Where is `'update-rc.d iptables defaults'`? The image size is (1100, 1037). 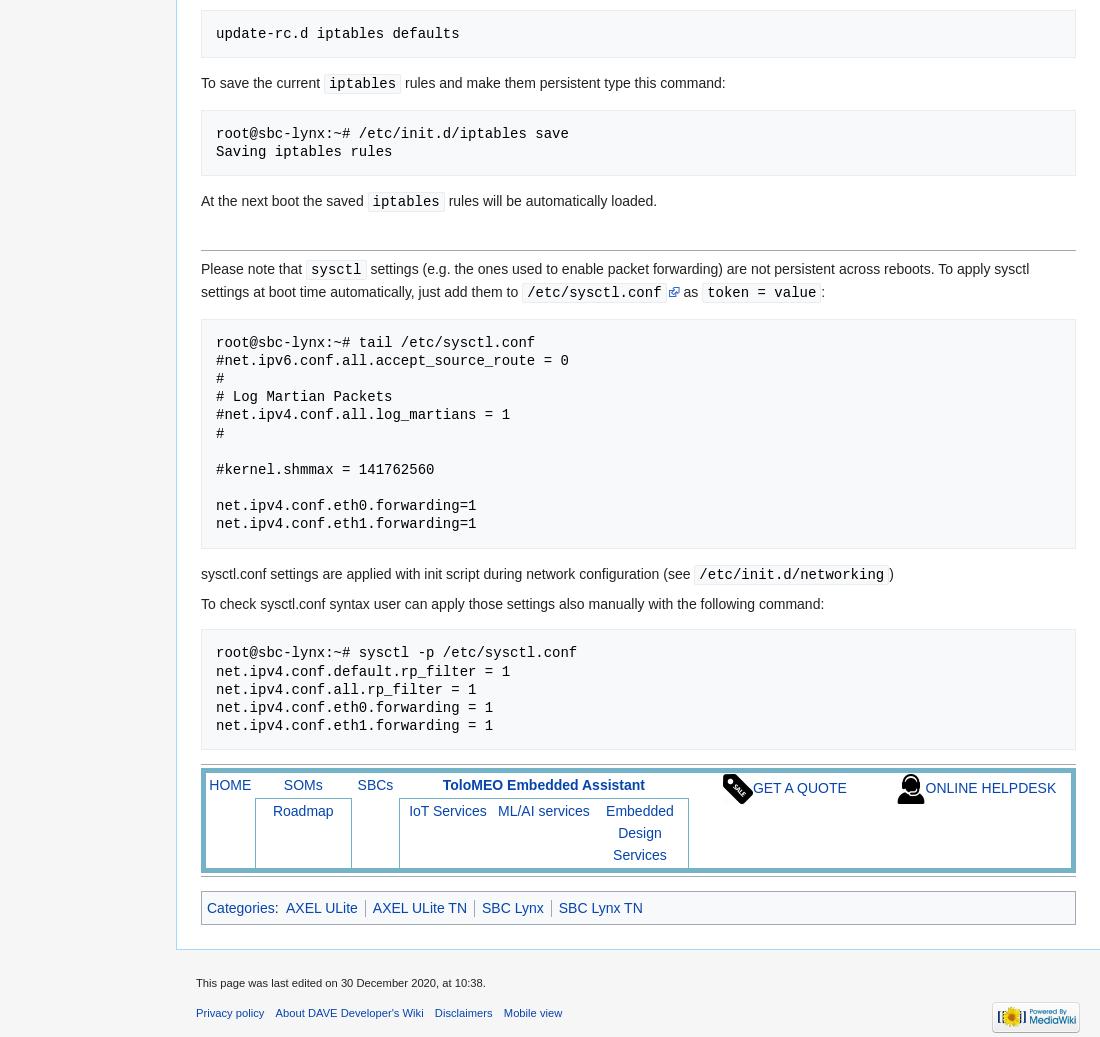
'update-rc.d iptables defaults' is located at coordinates (216, 33).